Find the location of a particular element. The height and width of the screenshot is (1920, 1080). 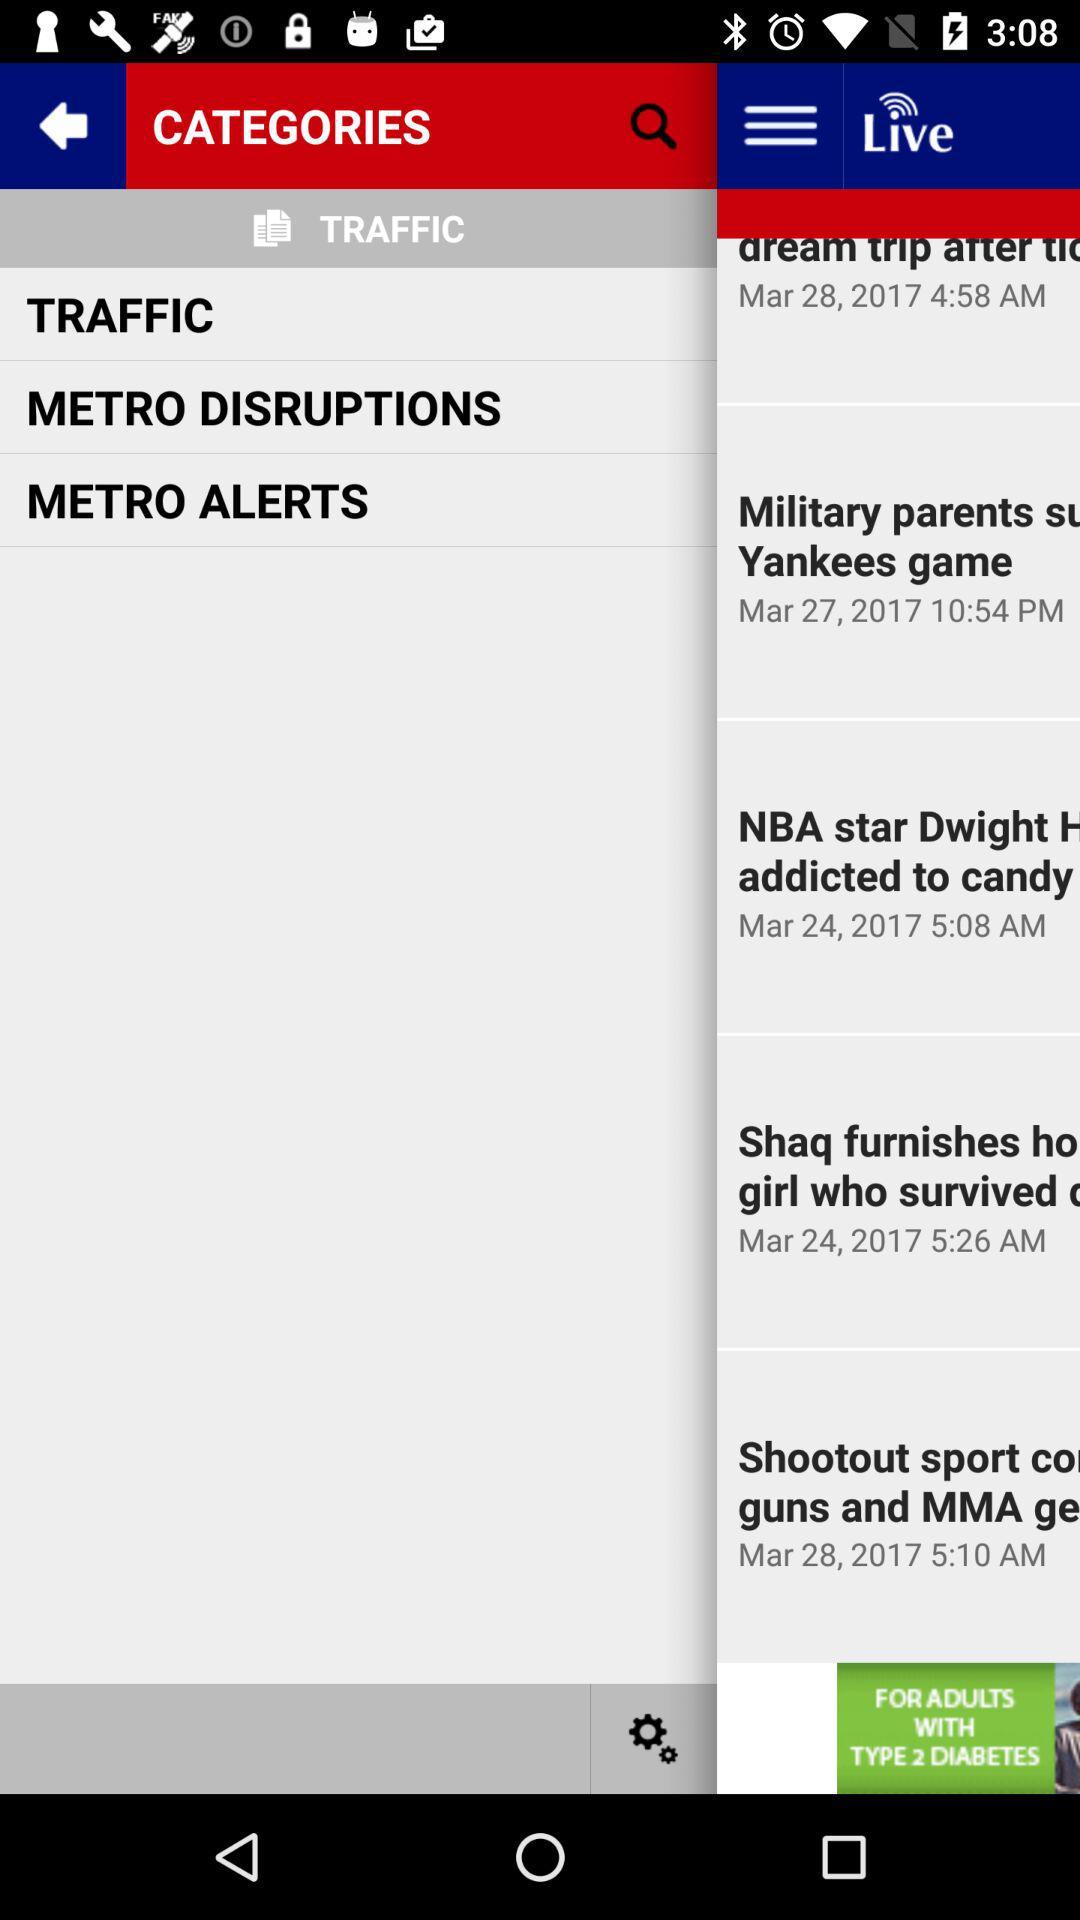

settings is located at coordinates (654, 1737).